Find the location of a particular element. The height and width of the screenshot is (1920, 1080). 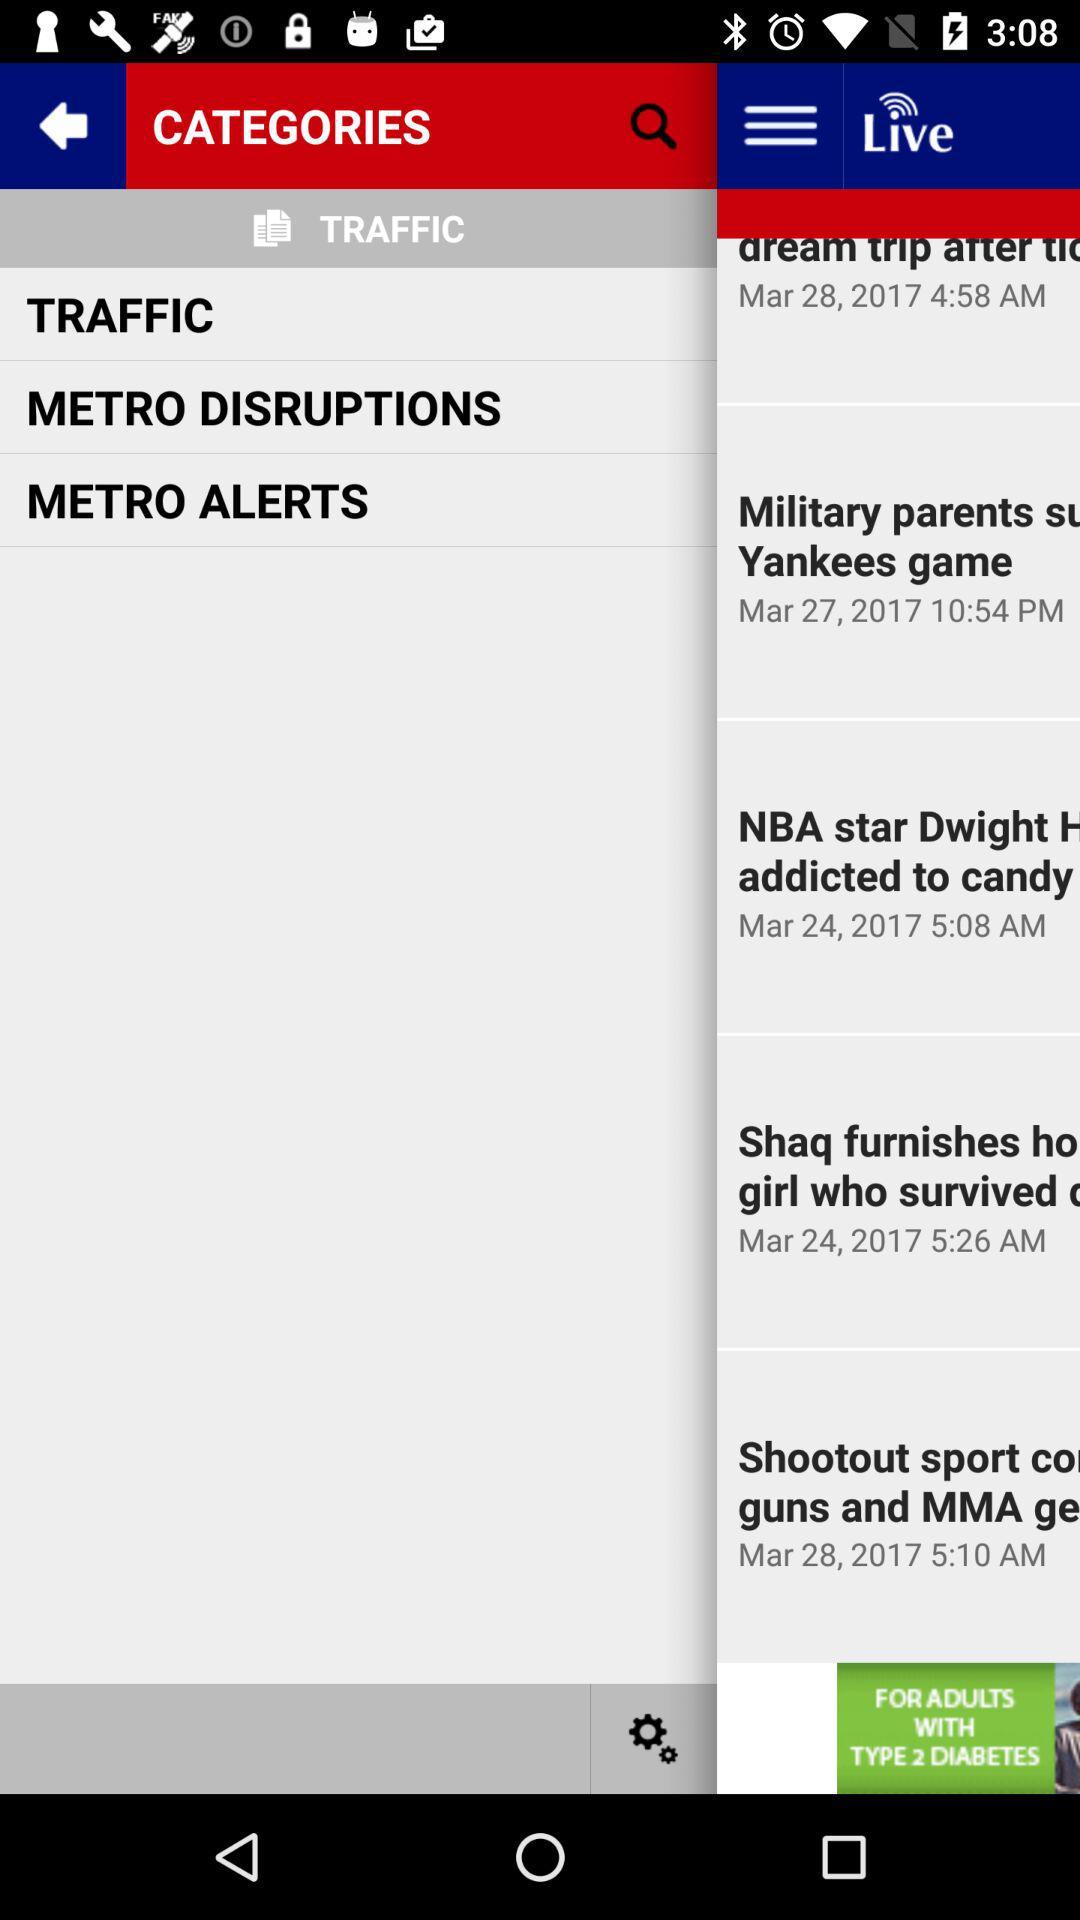

settings is located at coordinates (654, 1737).